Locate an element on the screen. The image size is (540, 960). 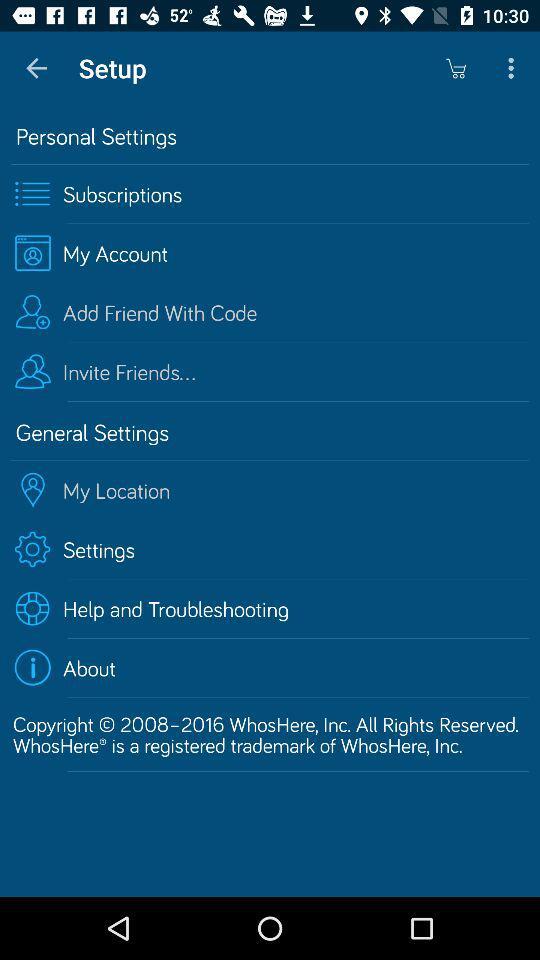
the item next to setup app is located at coordinates (455, 68).